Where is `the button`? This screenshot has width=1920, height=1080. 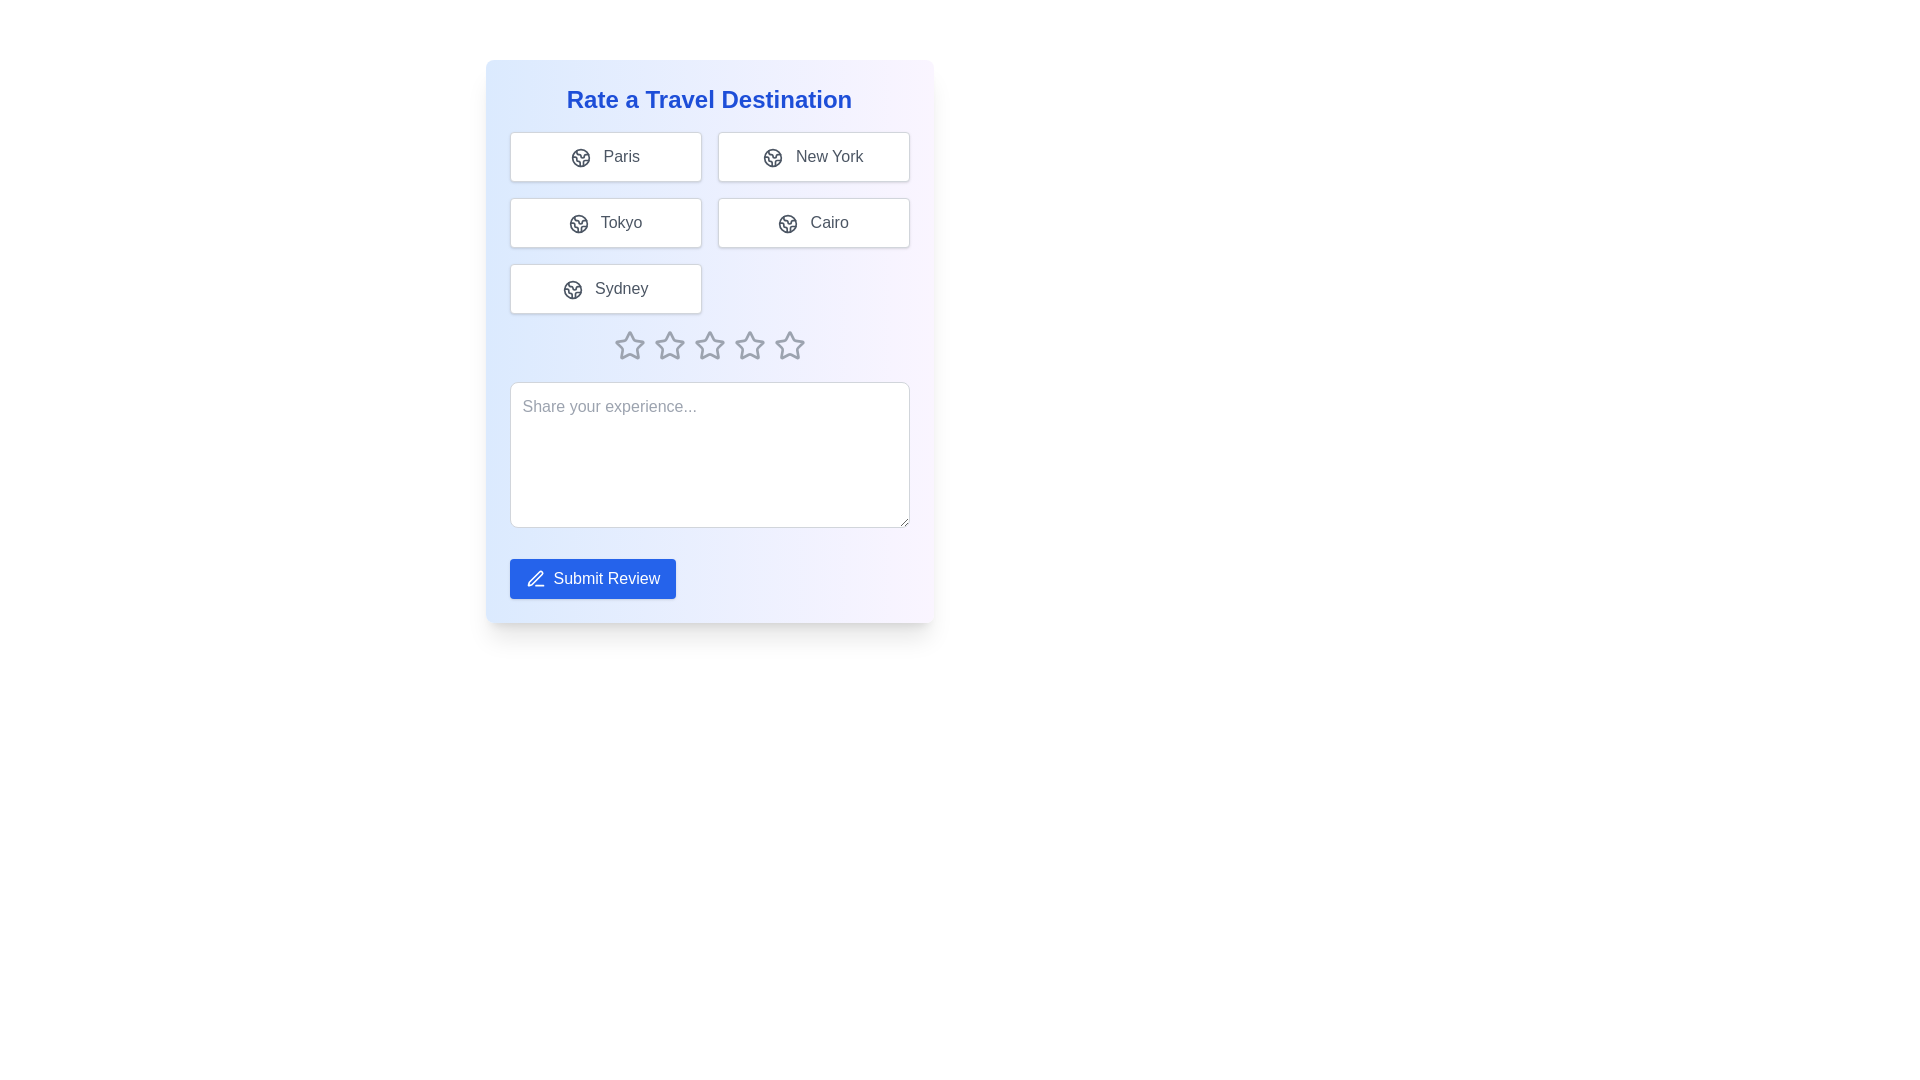
the button is located at coordinates (813, 223).